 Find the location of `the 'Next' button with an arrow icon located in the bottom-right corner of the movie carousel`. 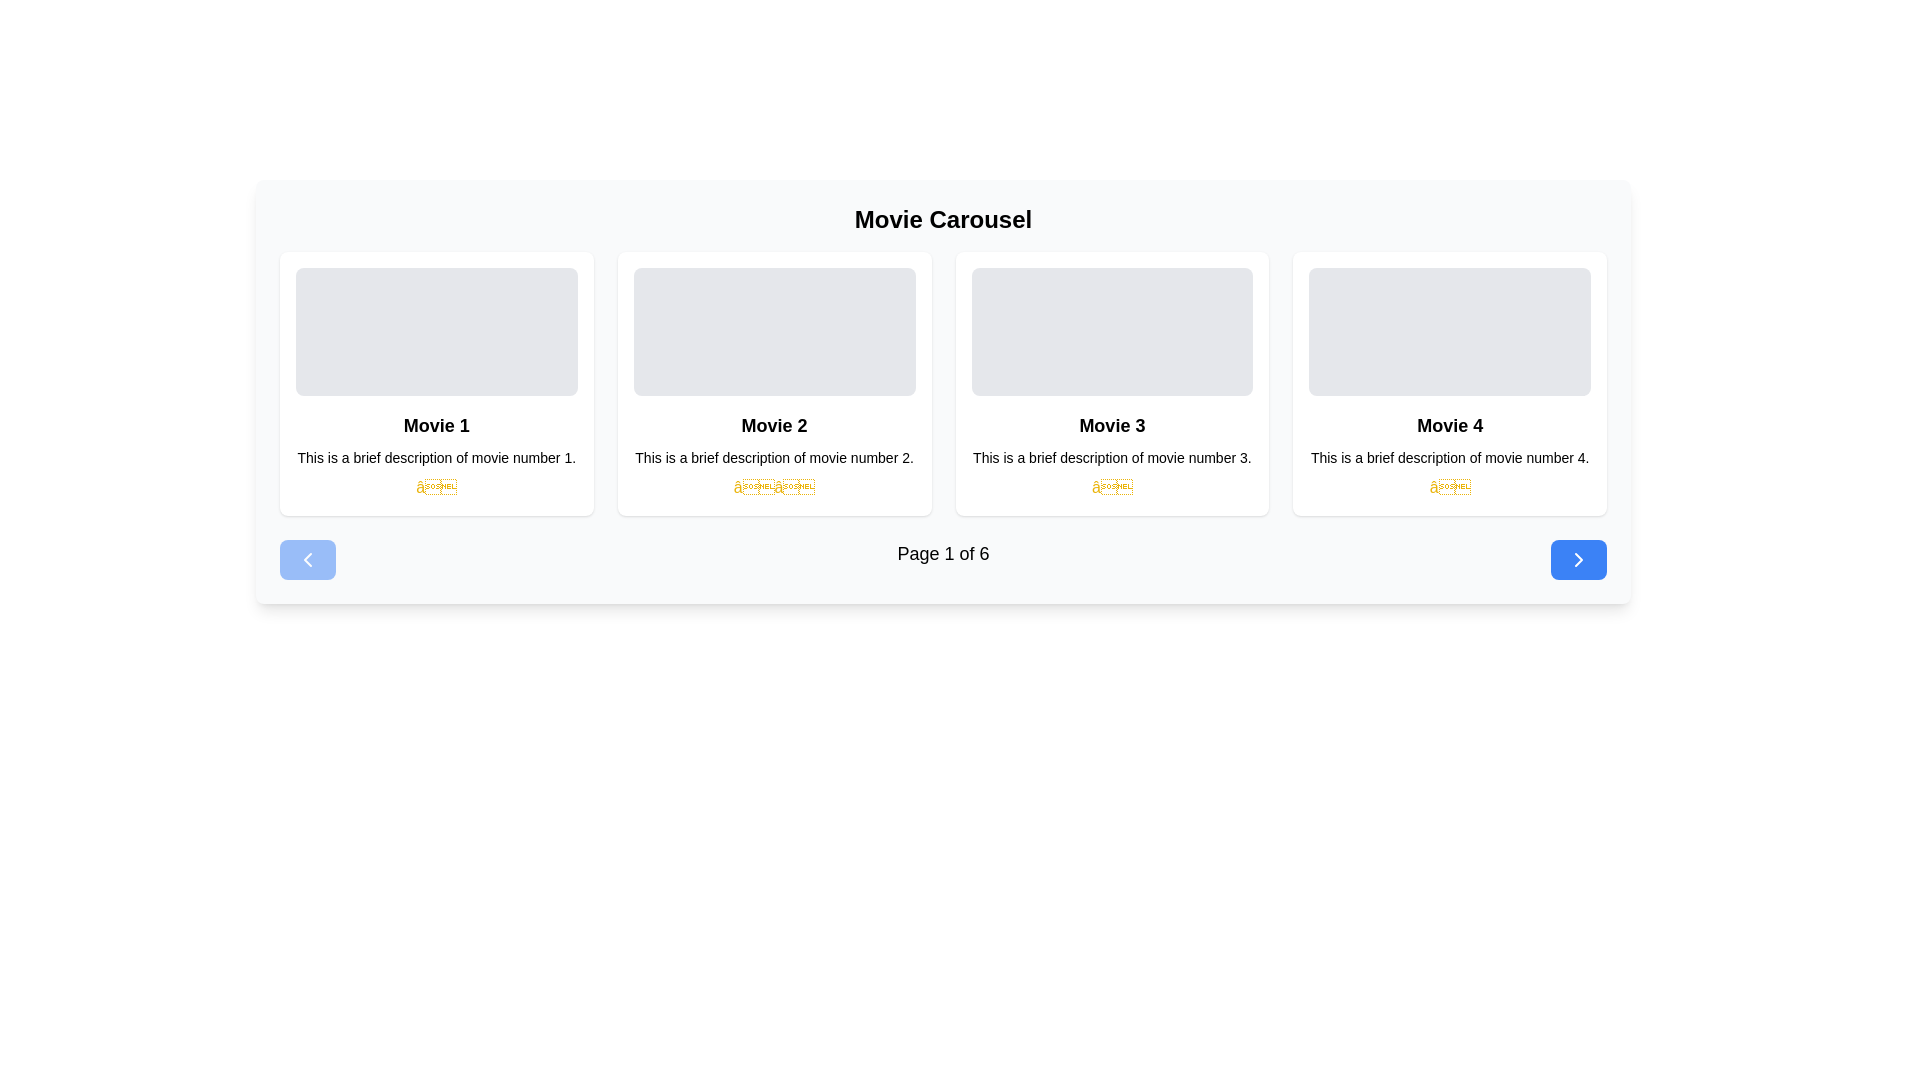

the 'Next' button with an arrow icon located in the bottom-right corner of the movie carousel is located at coordinates (1578, 559).